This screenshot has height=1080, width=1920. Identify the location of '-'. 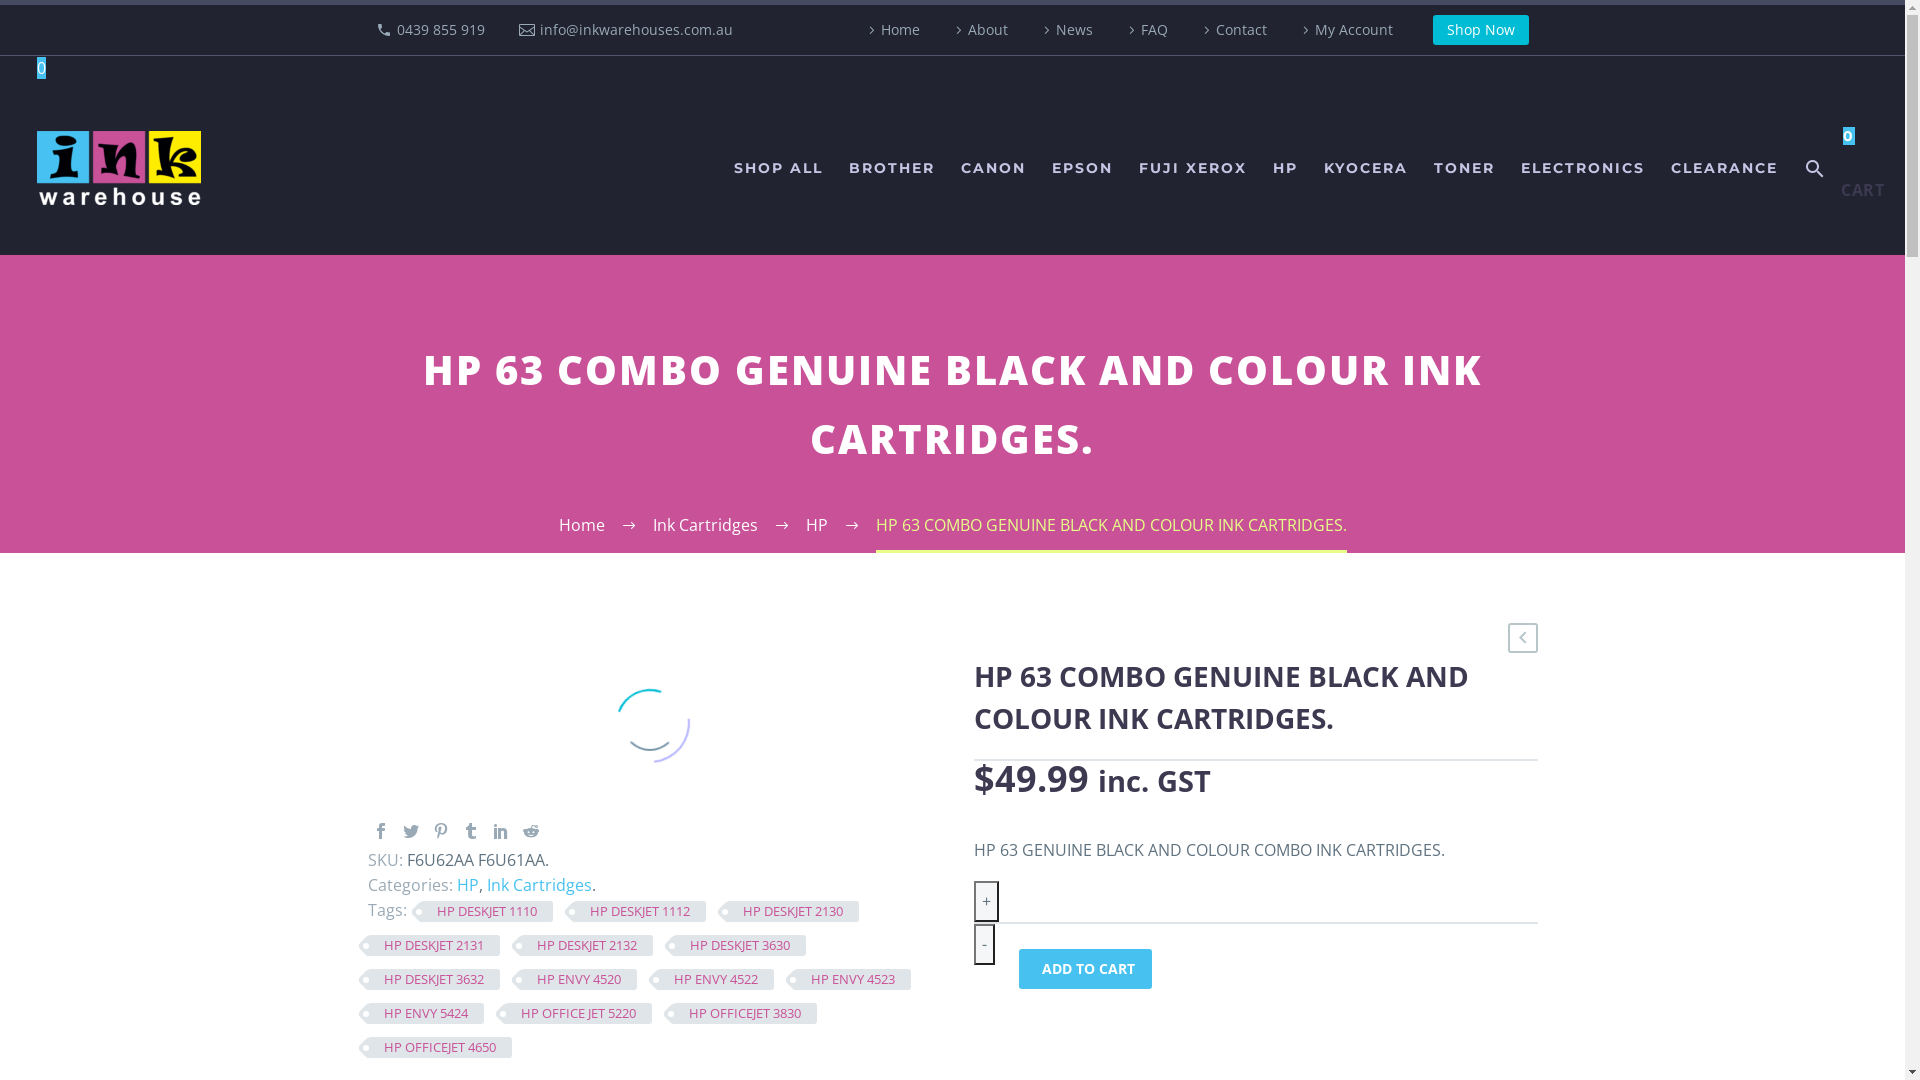
(984, 944).